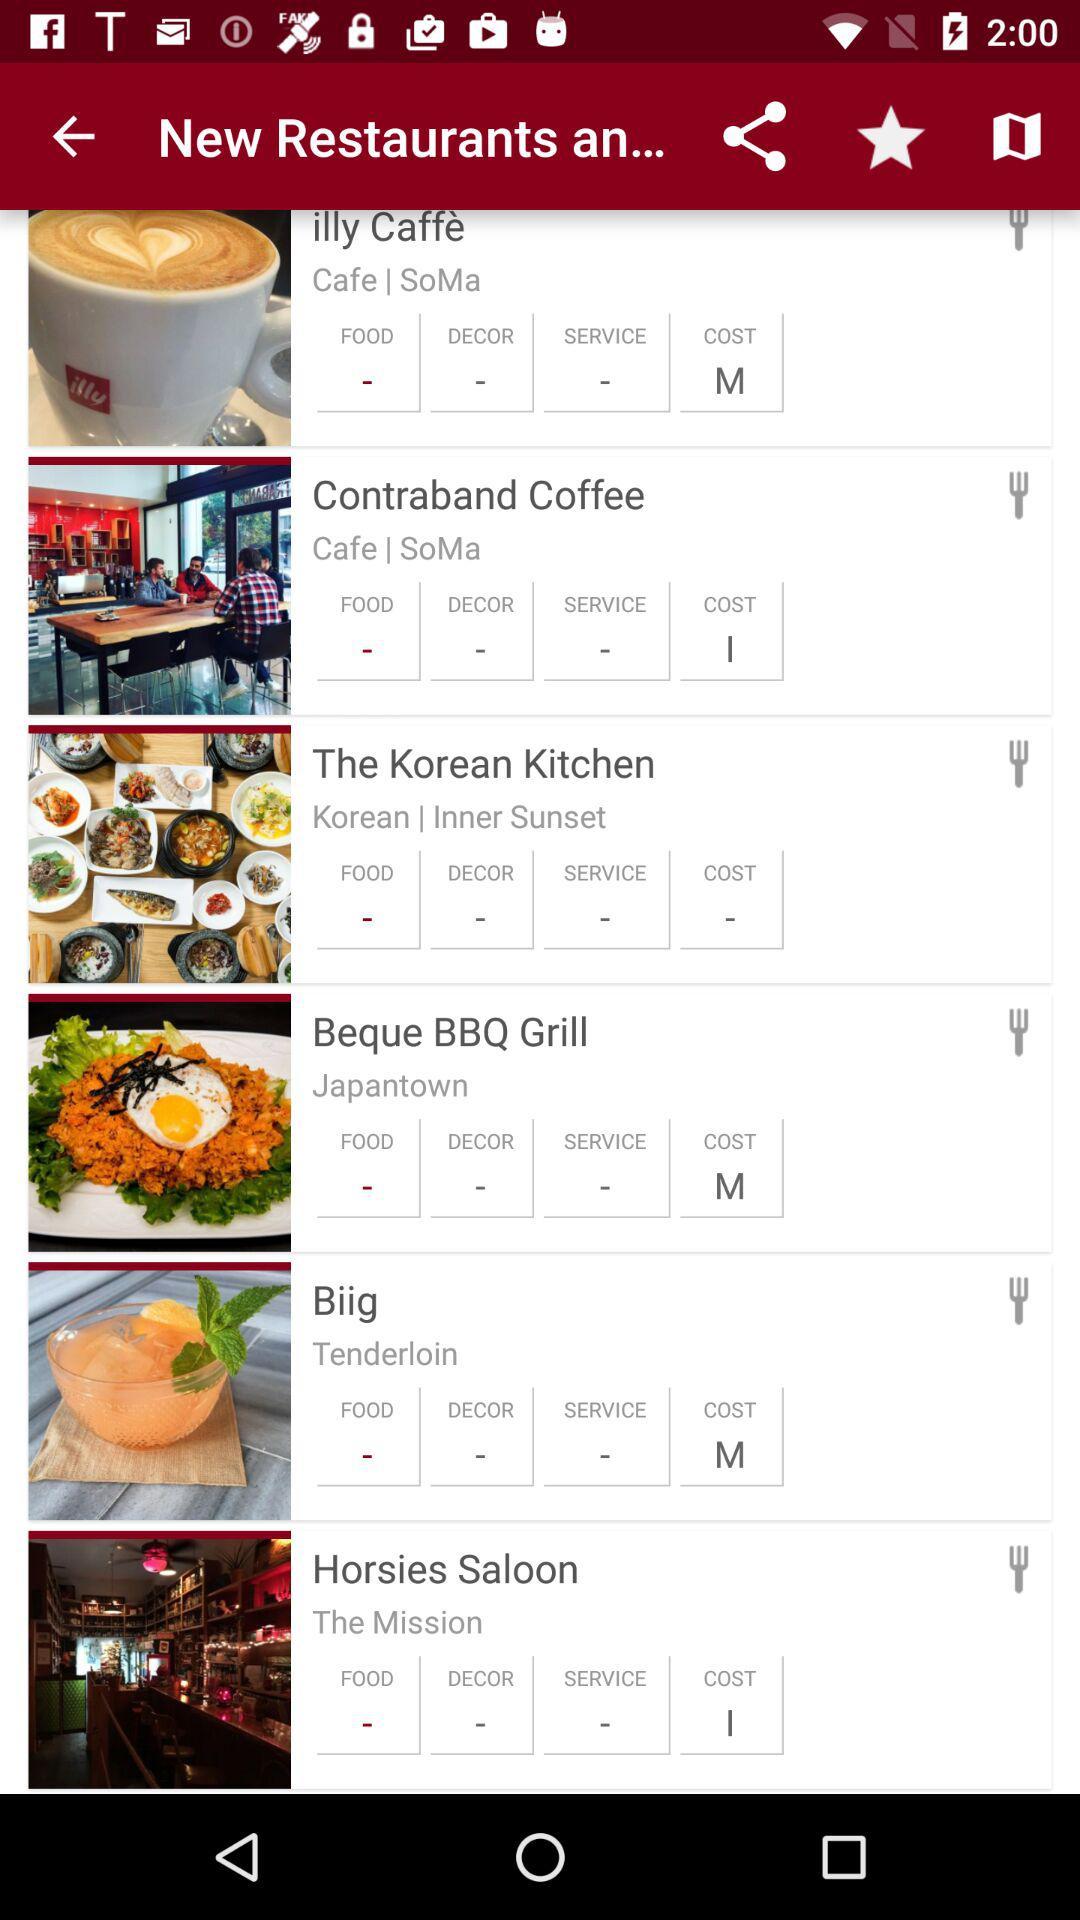  I want to click on icon to the left of the service item, so click(480, 1721).